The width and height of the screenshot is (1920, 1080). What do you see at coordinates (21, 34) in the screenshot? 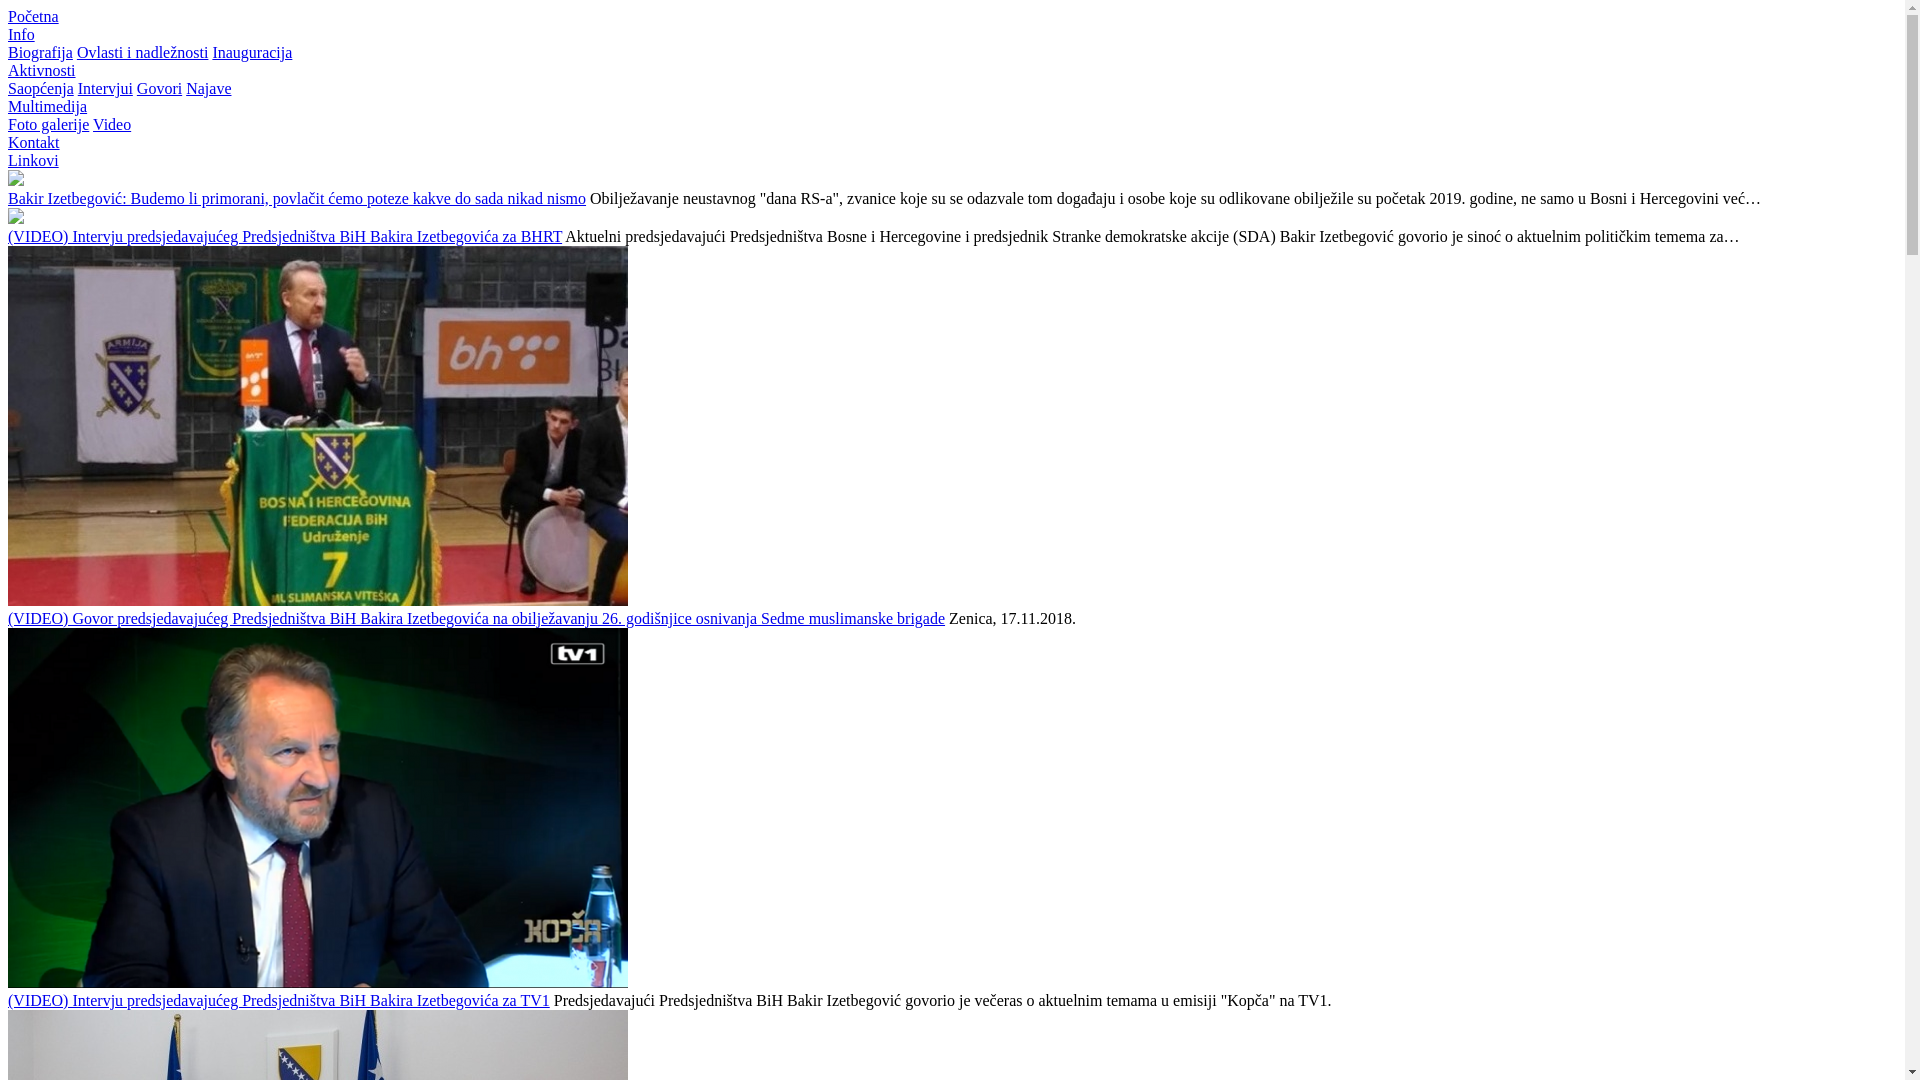
I see `'Info'` at bounding box center [21, 34].